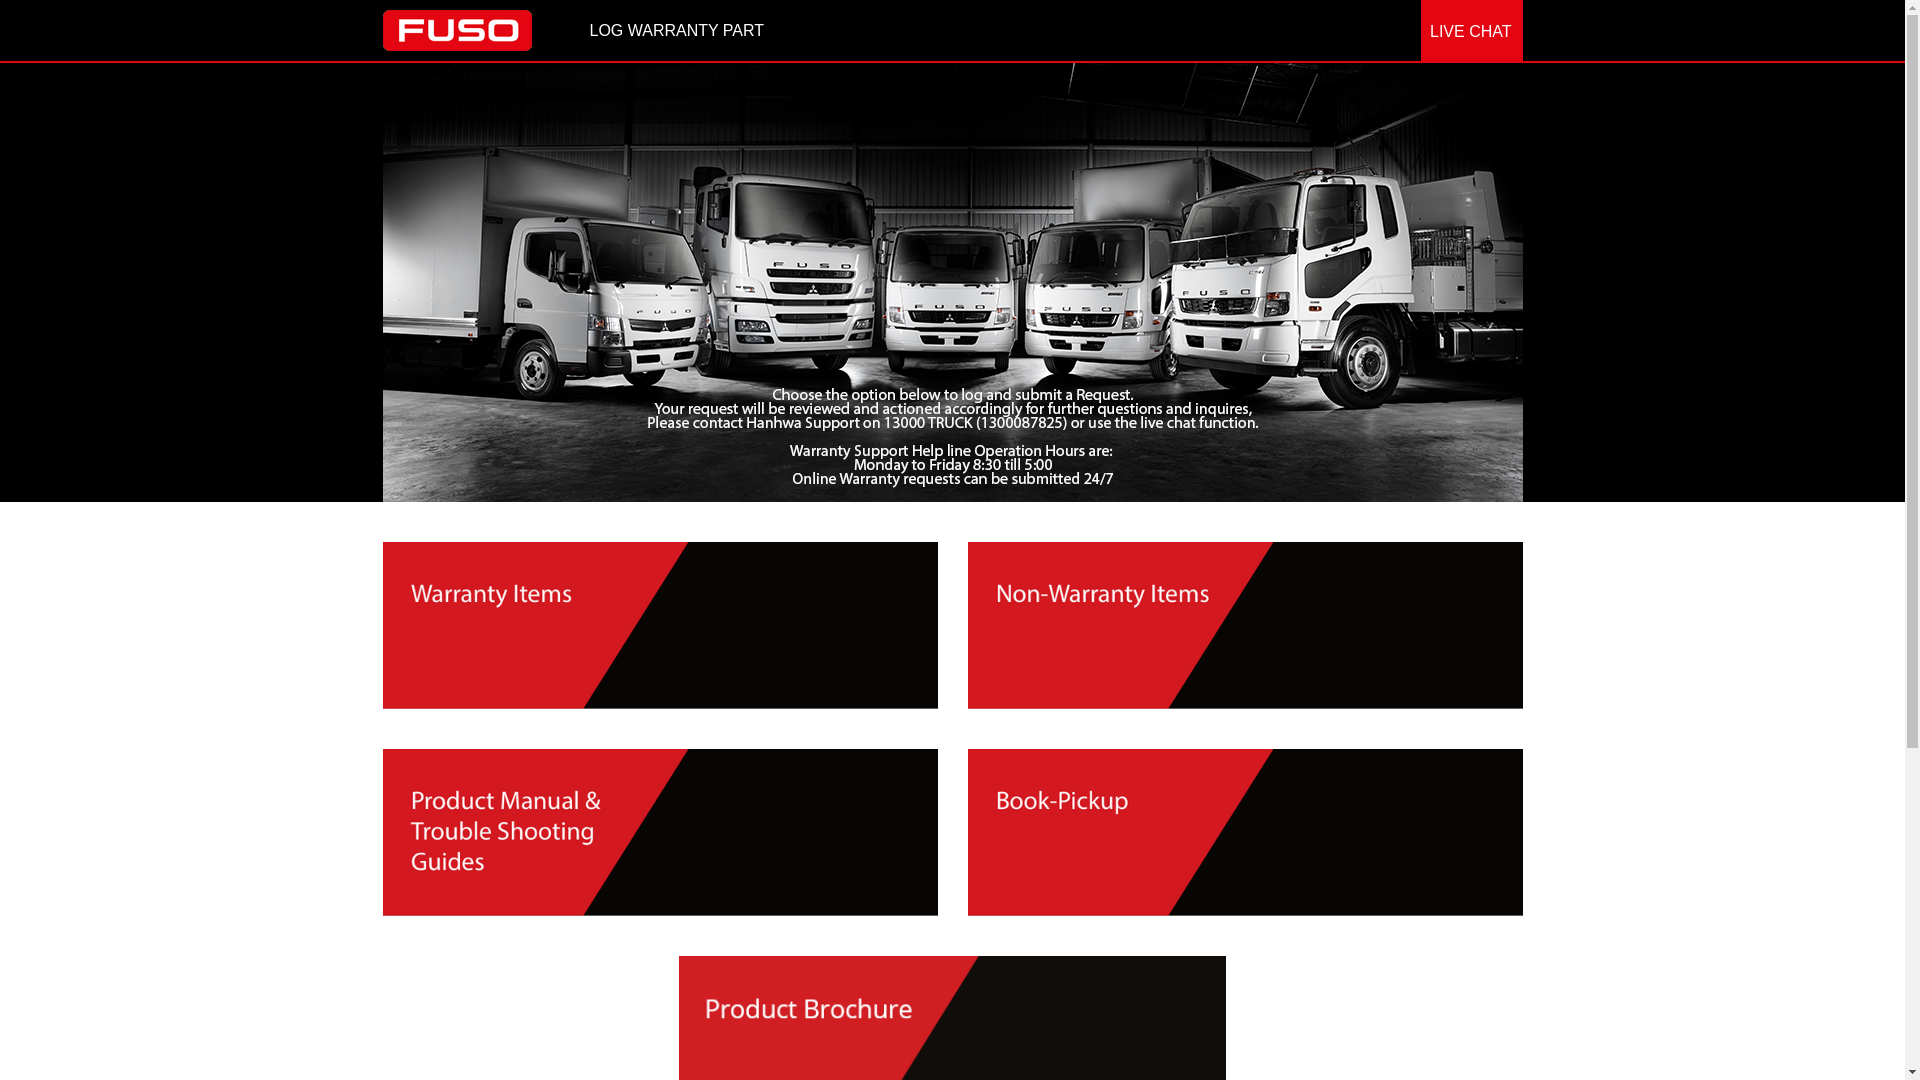 This screenshot has height=1080, width=1920. What do you see at coordinates (1472, 31) in the screenshot?
I see `'LIVE CHAT'` at bounding box center [1472, 31].